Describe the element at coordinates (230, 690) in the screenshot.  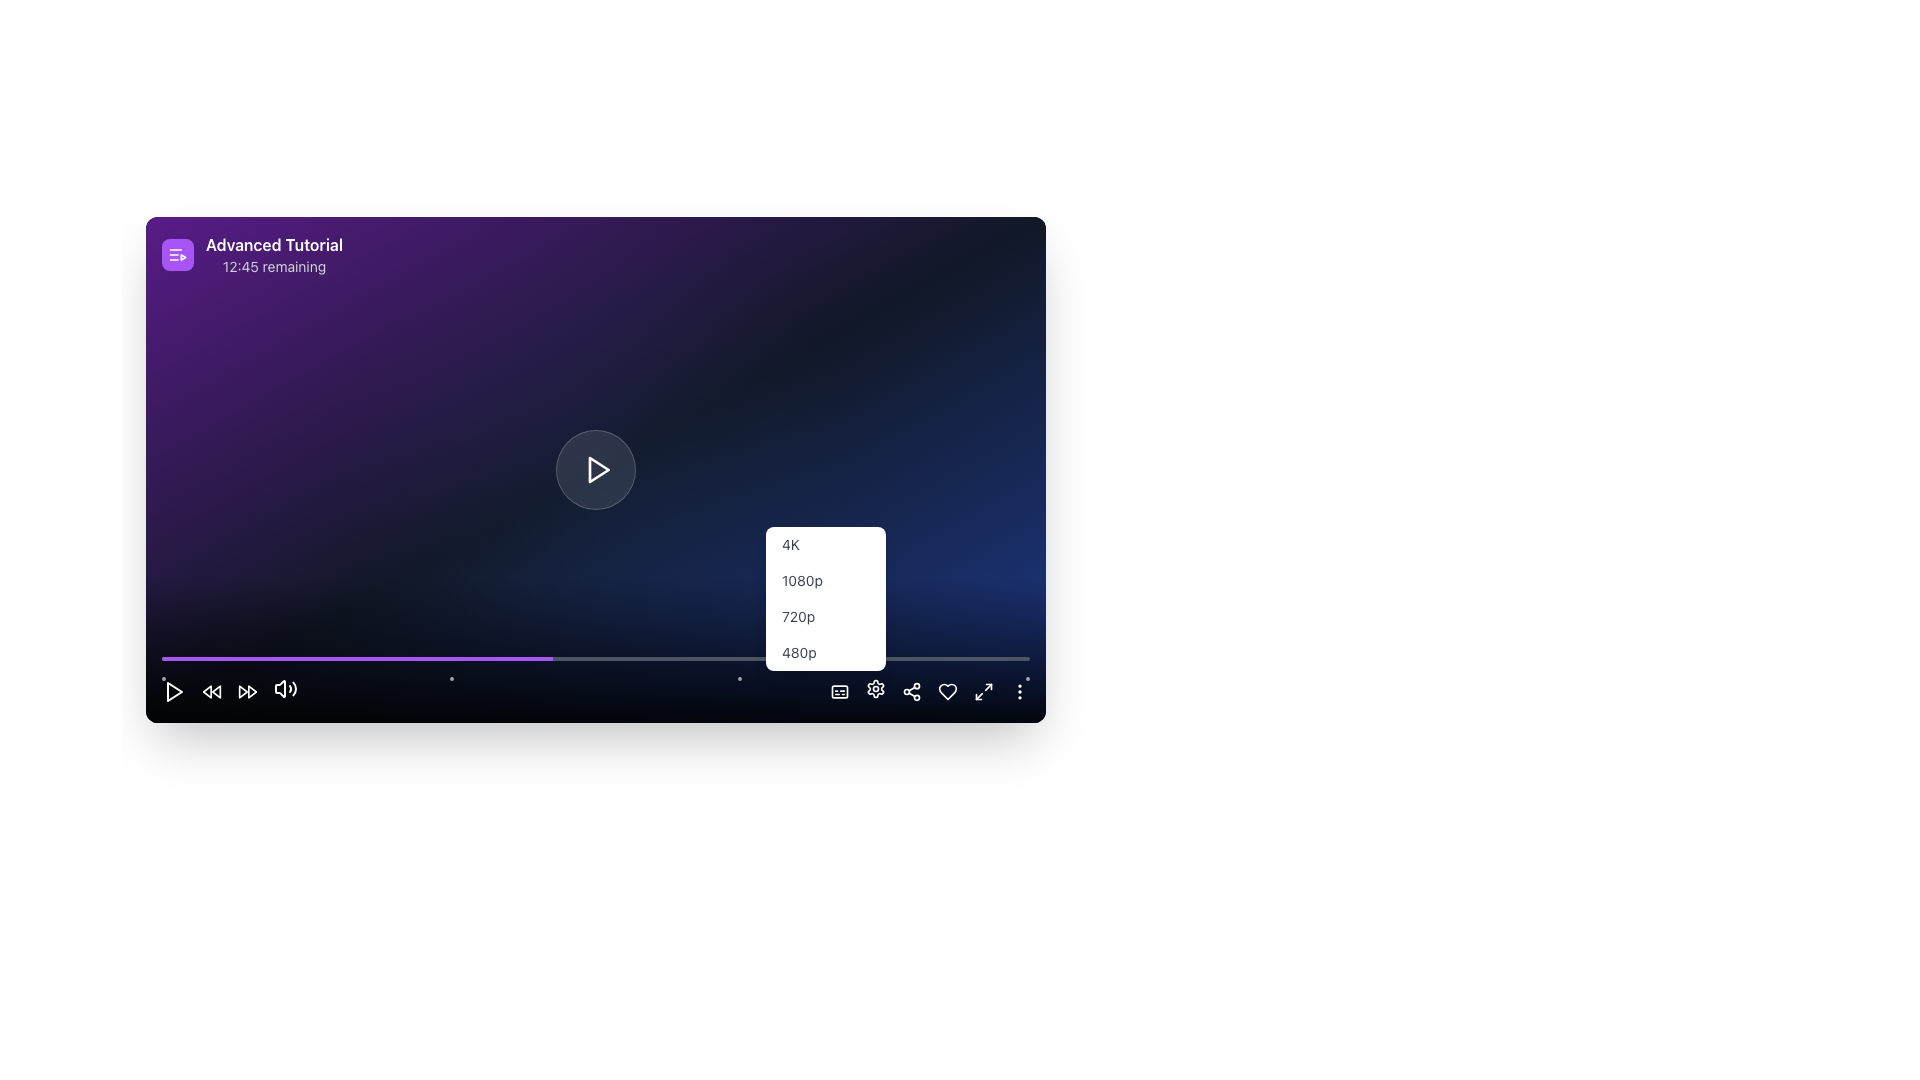
I see `the second button from the left in the media control interface` at that location.